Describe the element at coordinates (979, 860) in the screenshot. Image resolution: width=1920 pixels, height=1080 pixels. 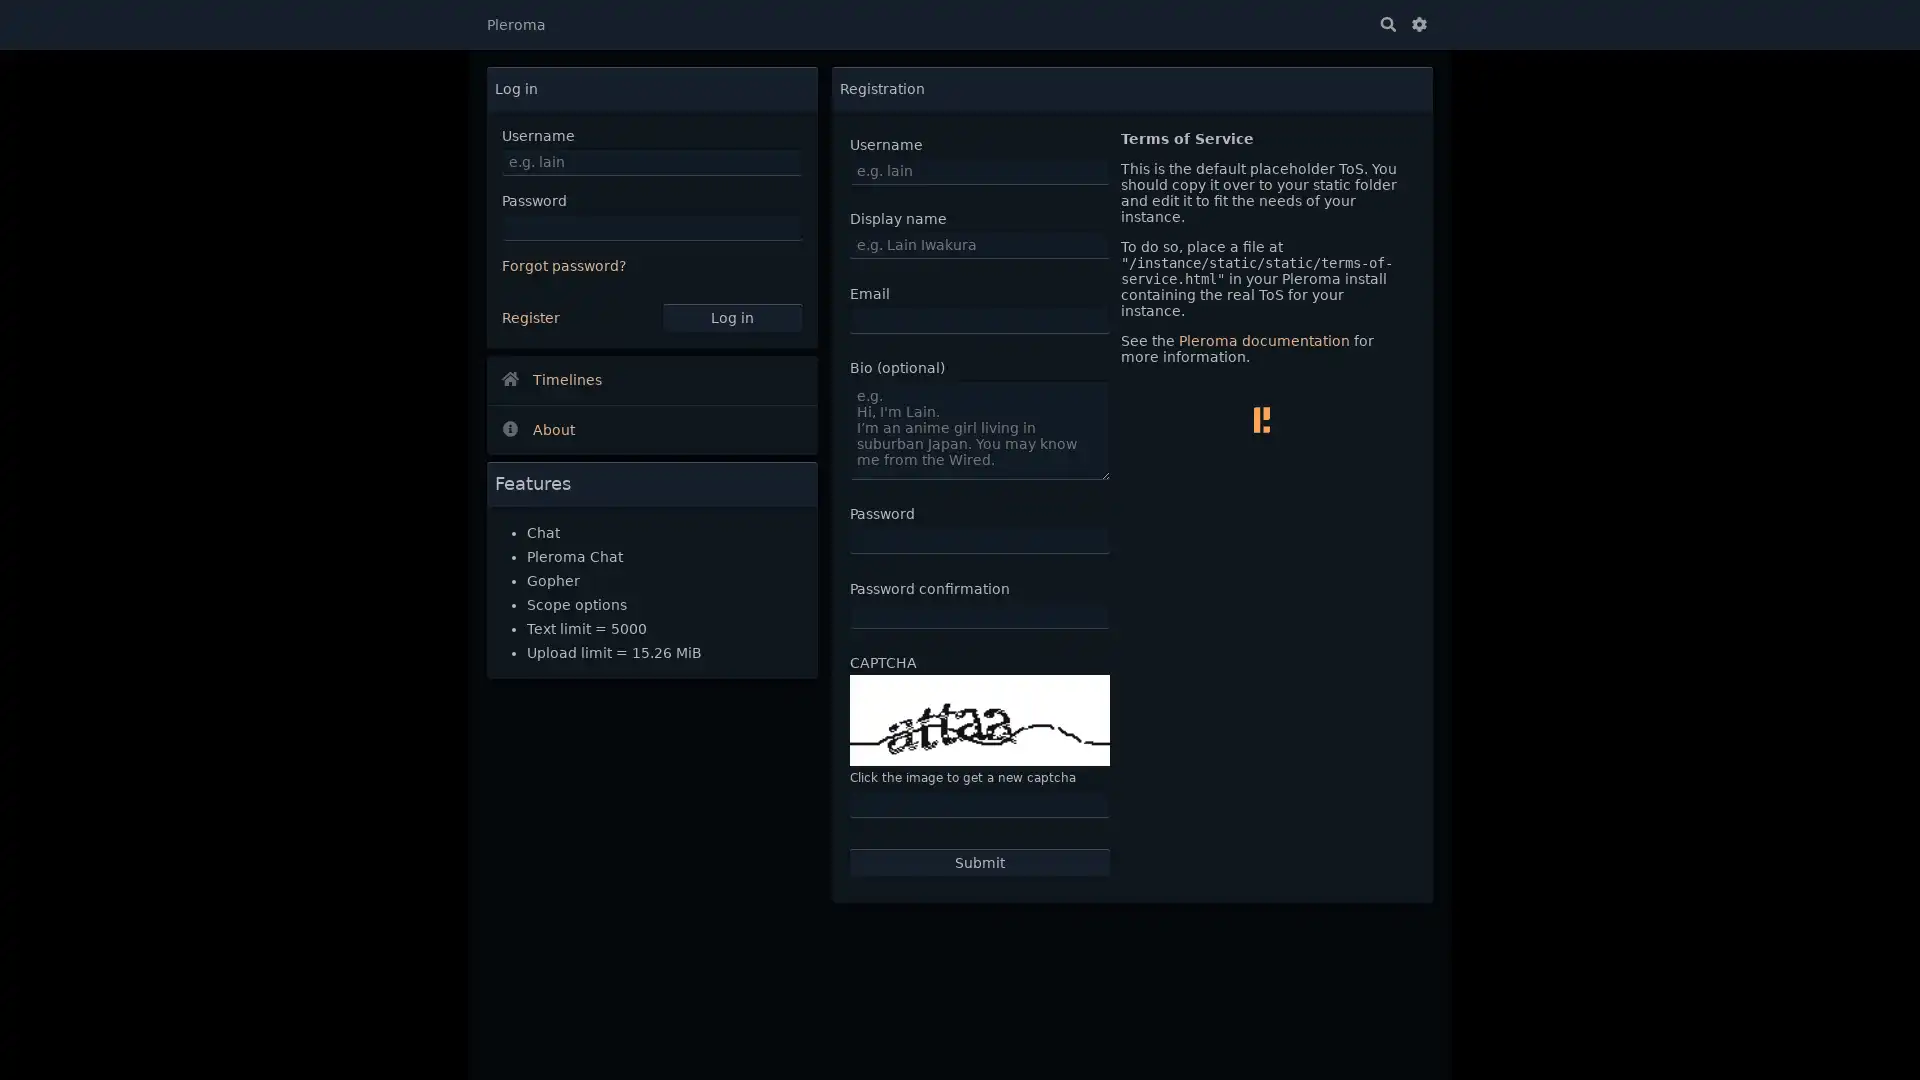
I see `Submit` at that location.